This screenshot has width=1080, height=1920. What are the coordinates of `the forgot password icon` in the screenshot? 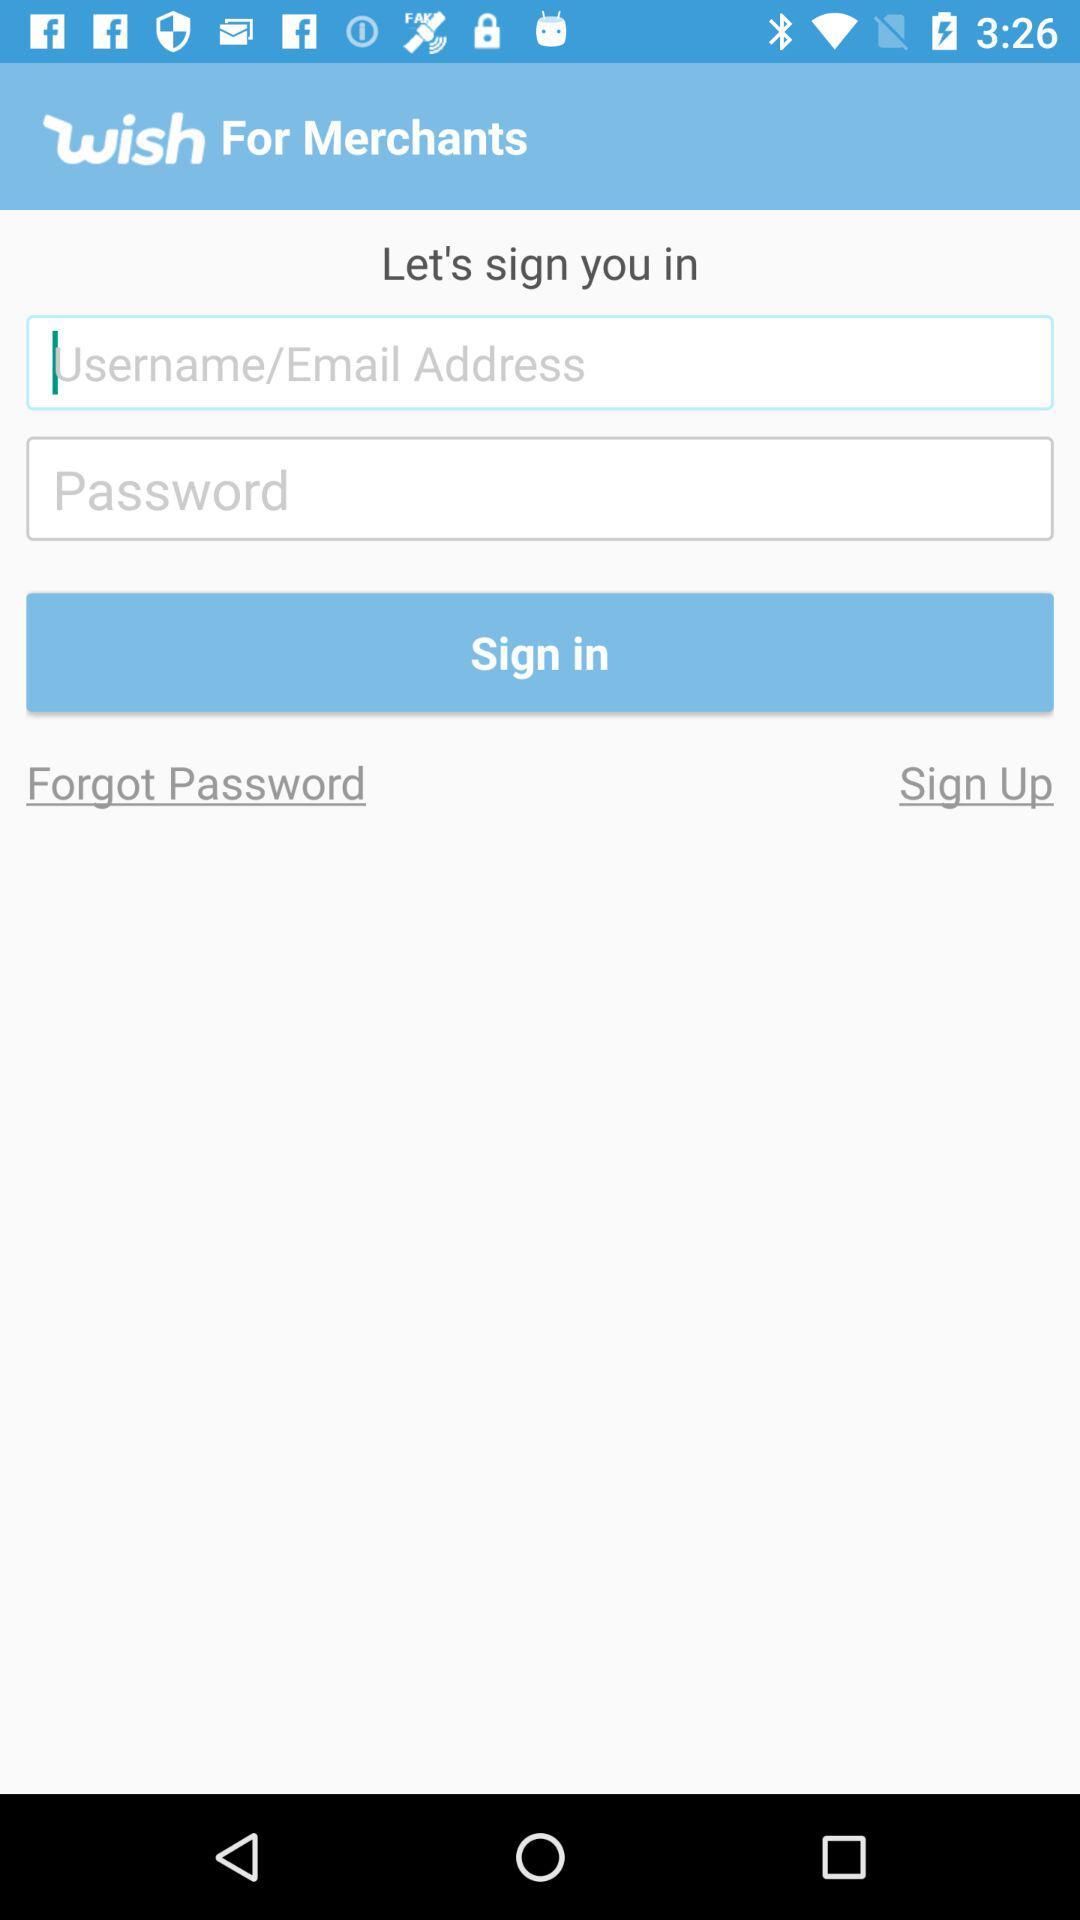 It's located at (283, 780).